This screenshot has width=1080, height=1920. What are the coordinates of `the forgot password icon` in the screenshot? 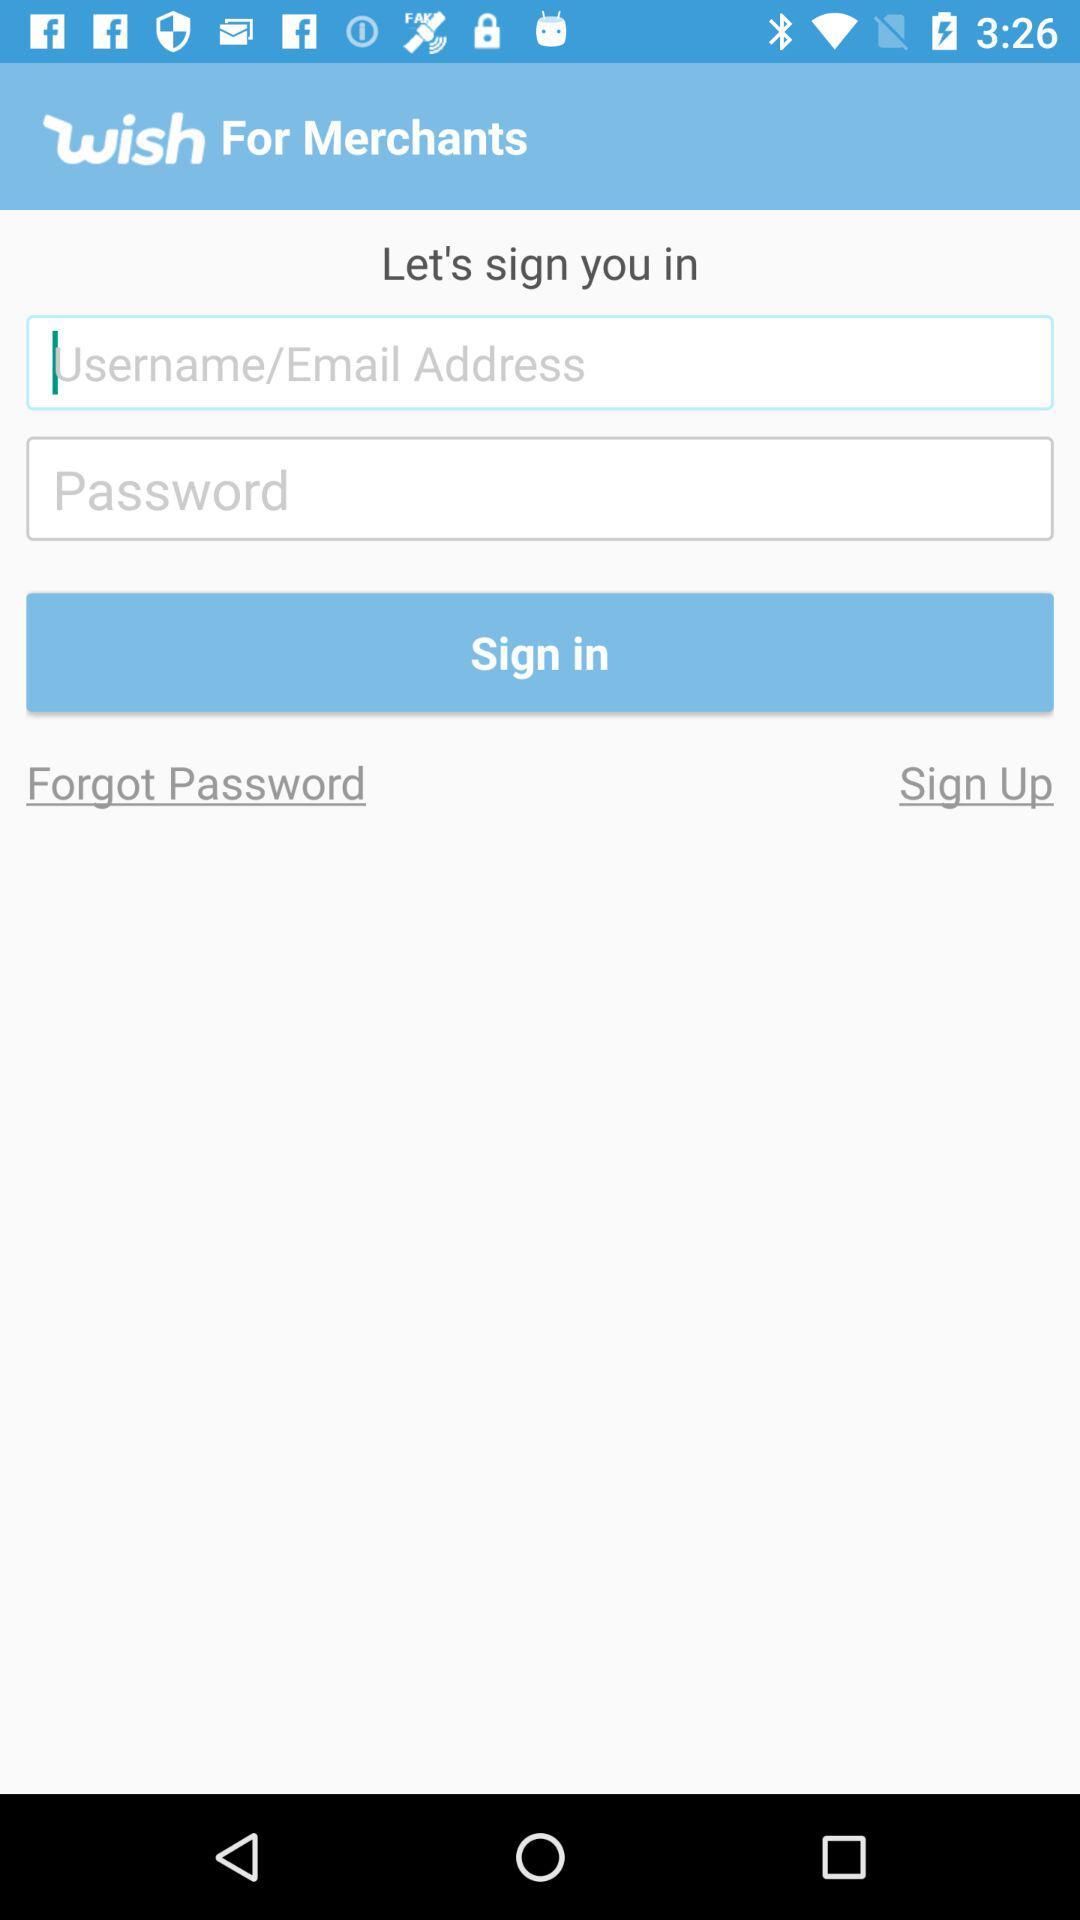 It's located at (283, 780).